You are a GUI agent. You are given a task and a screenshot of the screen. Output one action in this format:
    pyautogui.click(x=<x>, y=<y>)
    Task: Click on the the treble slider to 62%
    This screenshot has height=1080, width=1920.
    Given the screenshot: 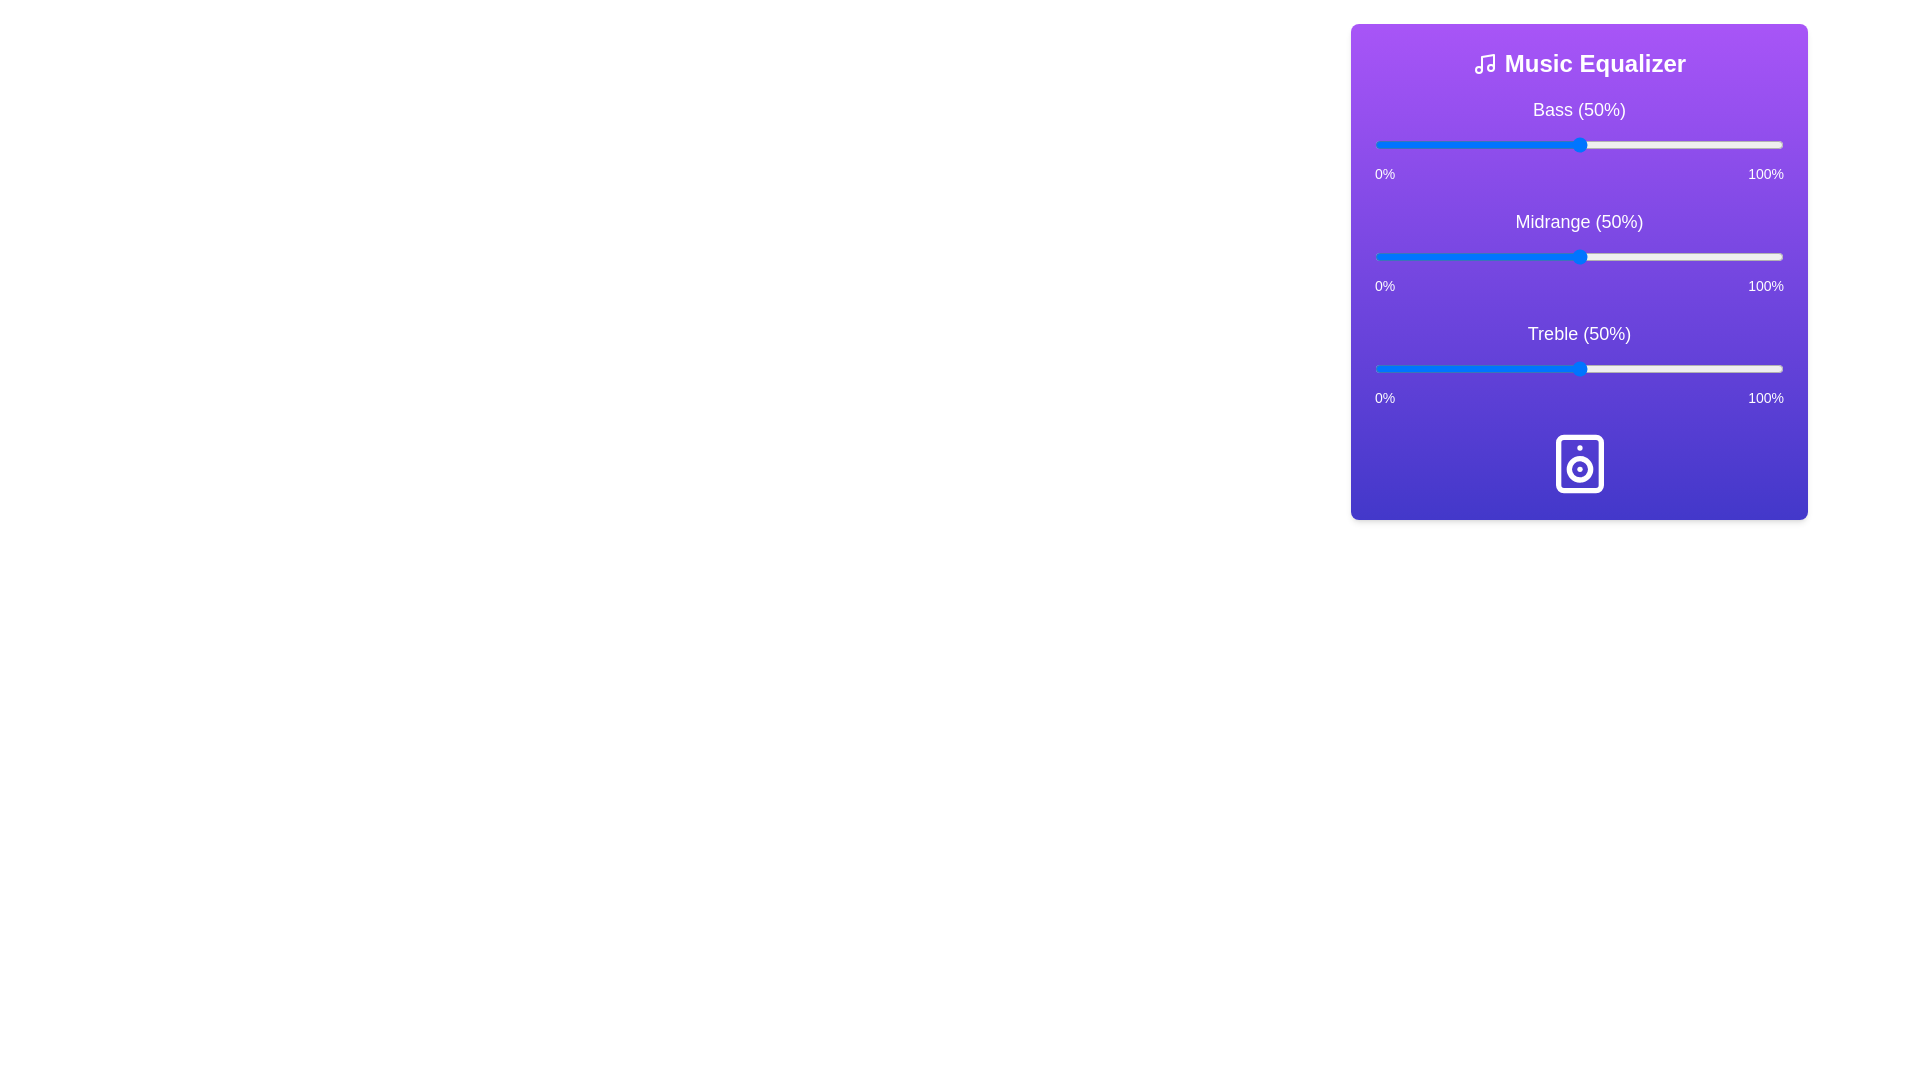 What is the action you would take?
    pyautogui.click(x=1628, y=369)
    